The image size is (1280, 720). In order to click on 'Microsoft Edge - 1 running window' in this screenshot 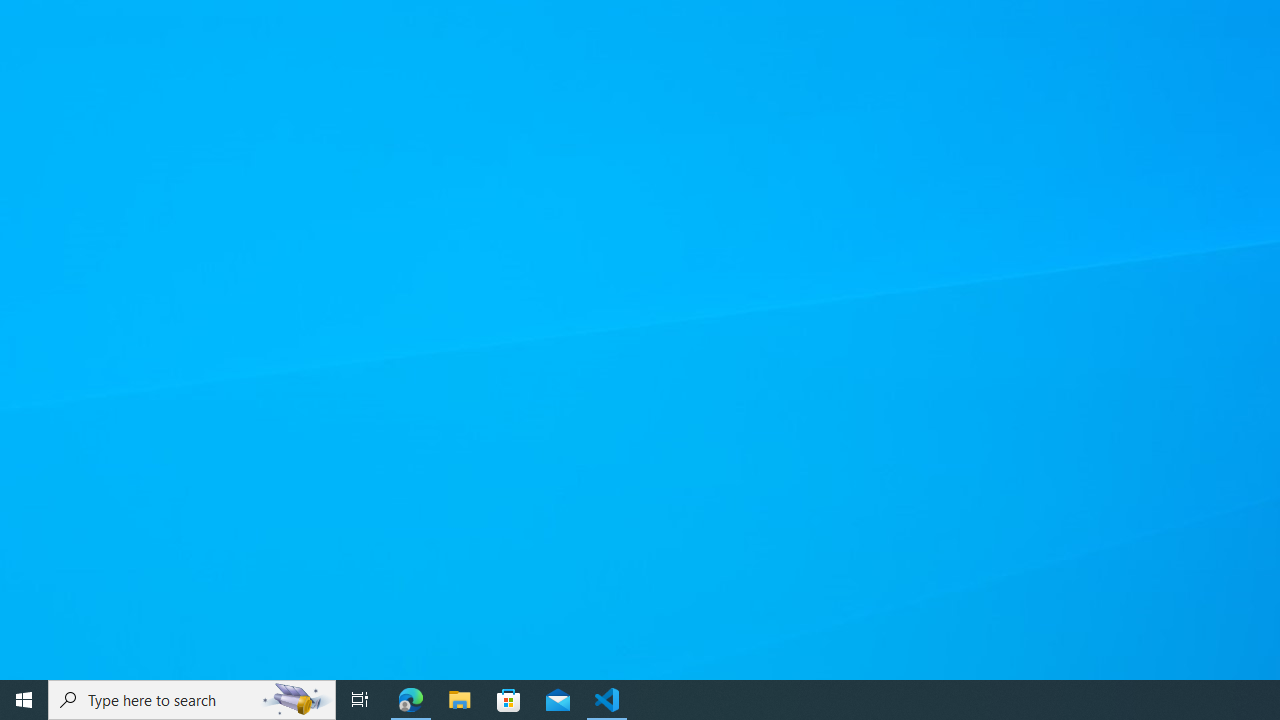, I will do `click(410, 698)`.